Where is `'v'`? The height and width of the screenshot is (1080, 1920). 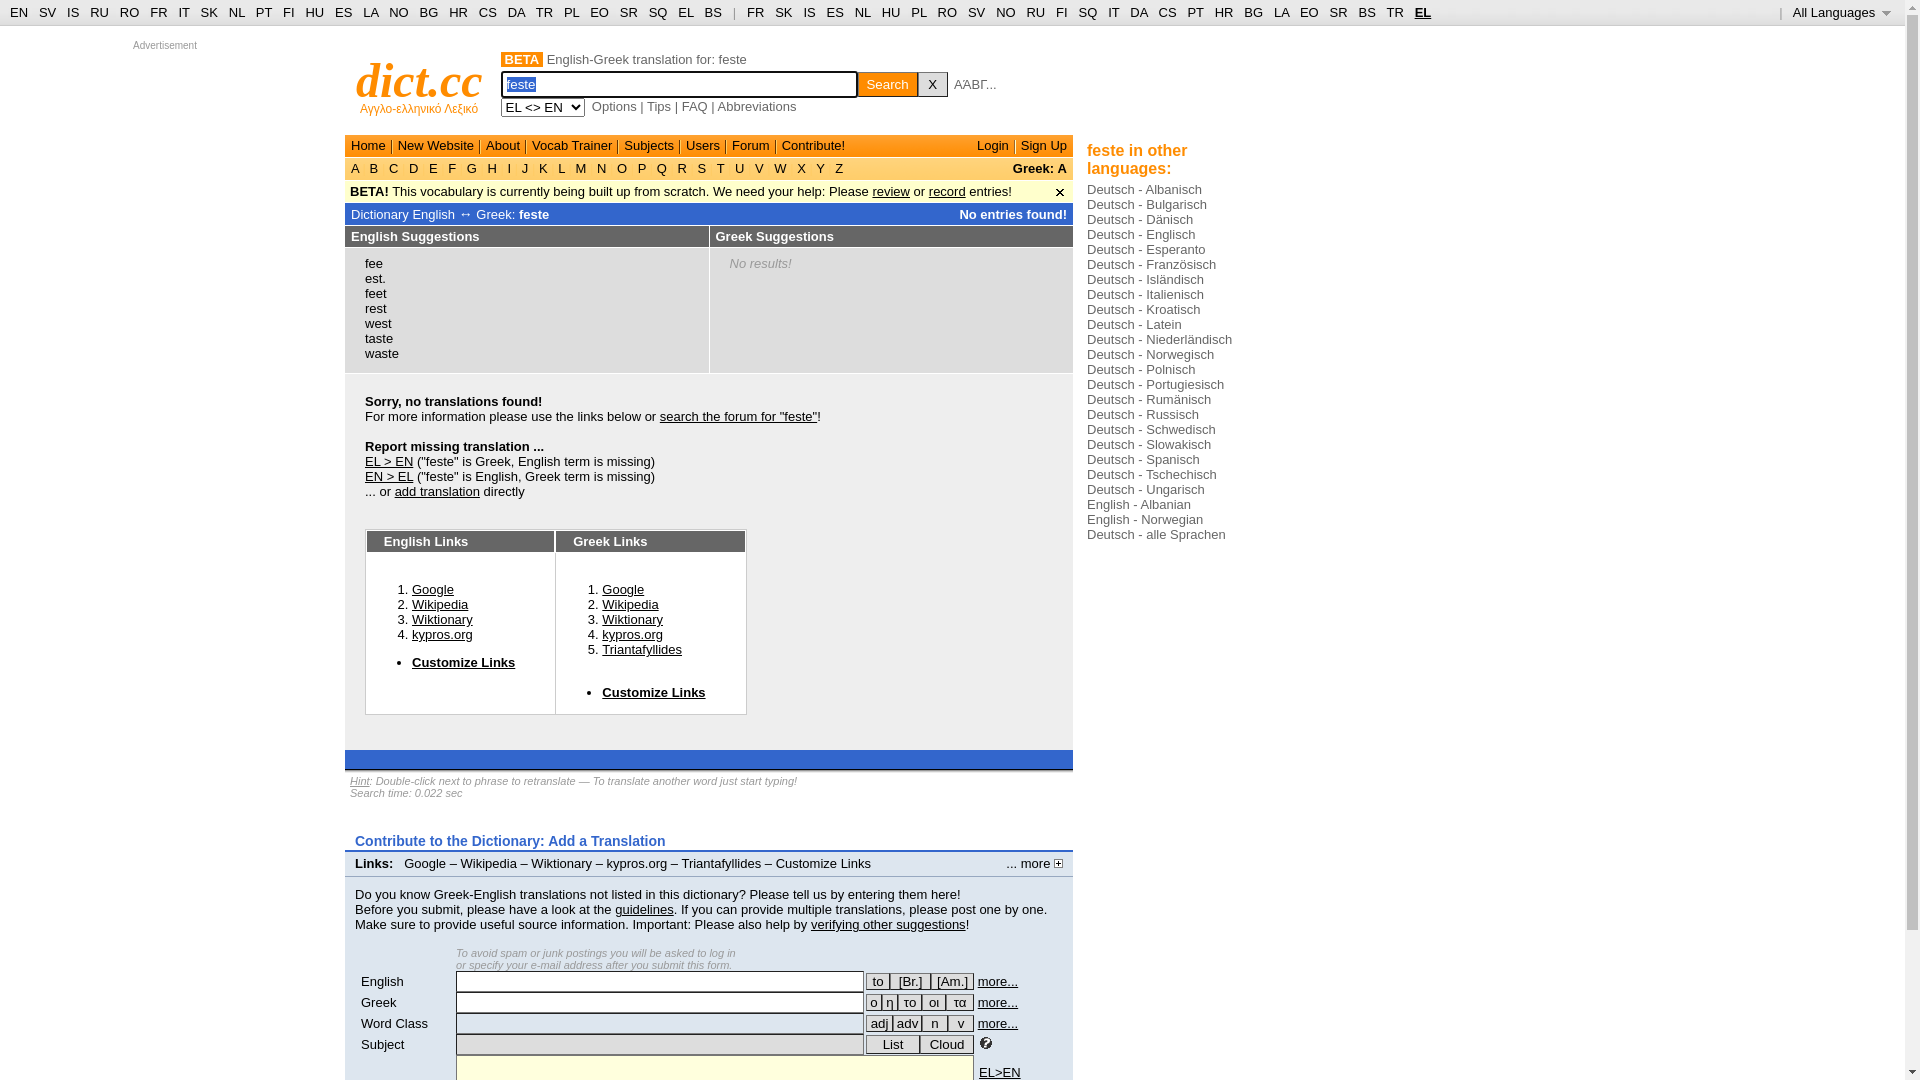 'v' is located at coordinates (960, 1023).